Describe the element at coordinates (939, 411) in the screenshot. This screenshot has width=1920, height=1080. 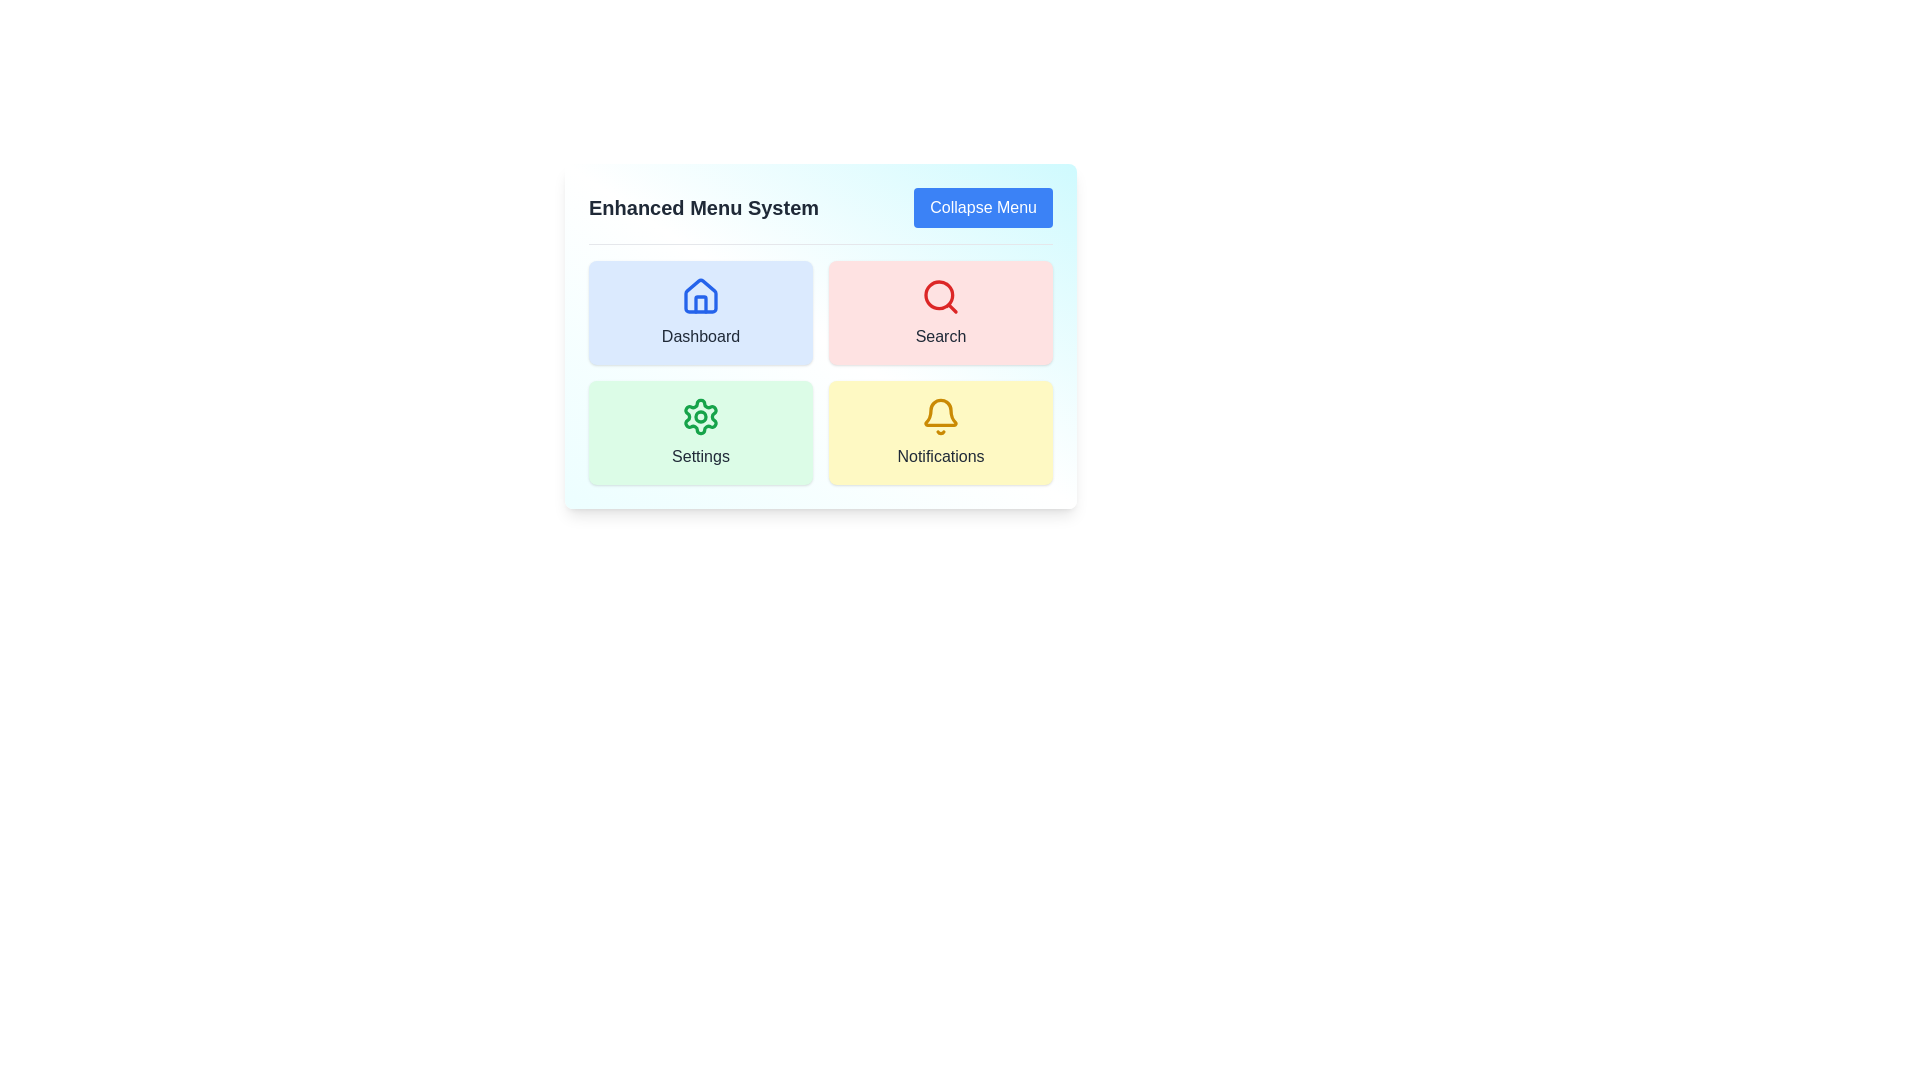
I see `the bell icon, which signifies the notifications feature, to use it as a visual cue for interaction` at that location.